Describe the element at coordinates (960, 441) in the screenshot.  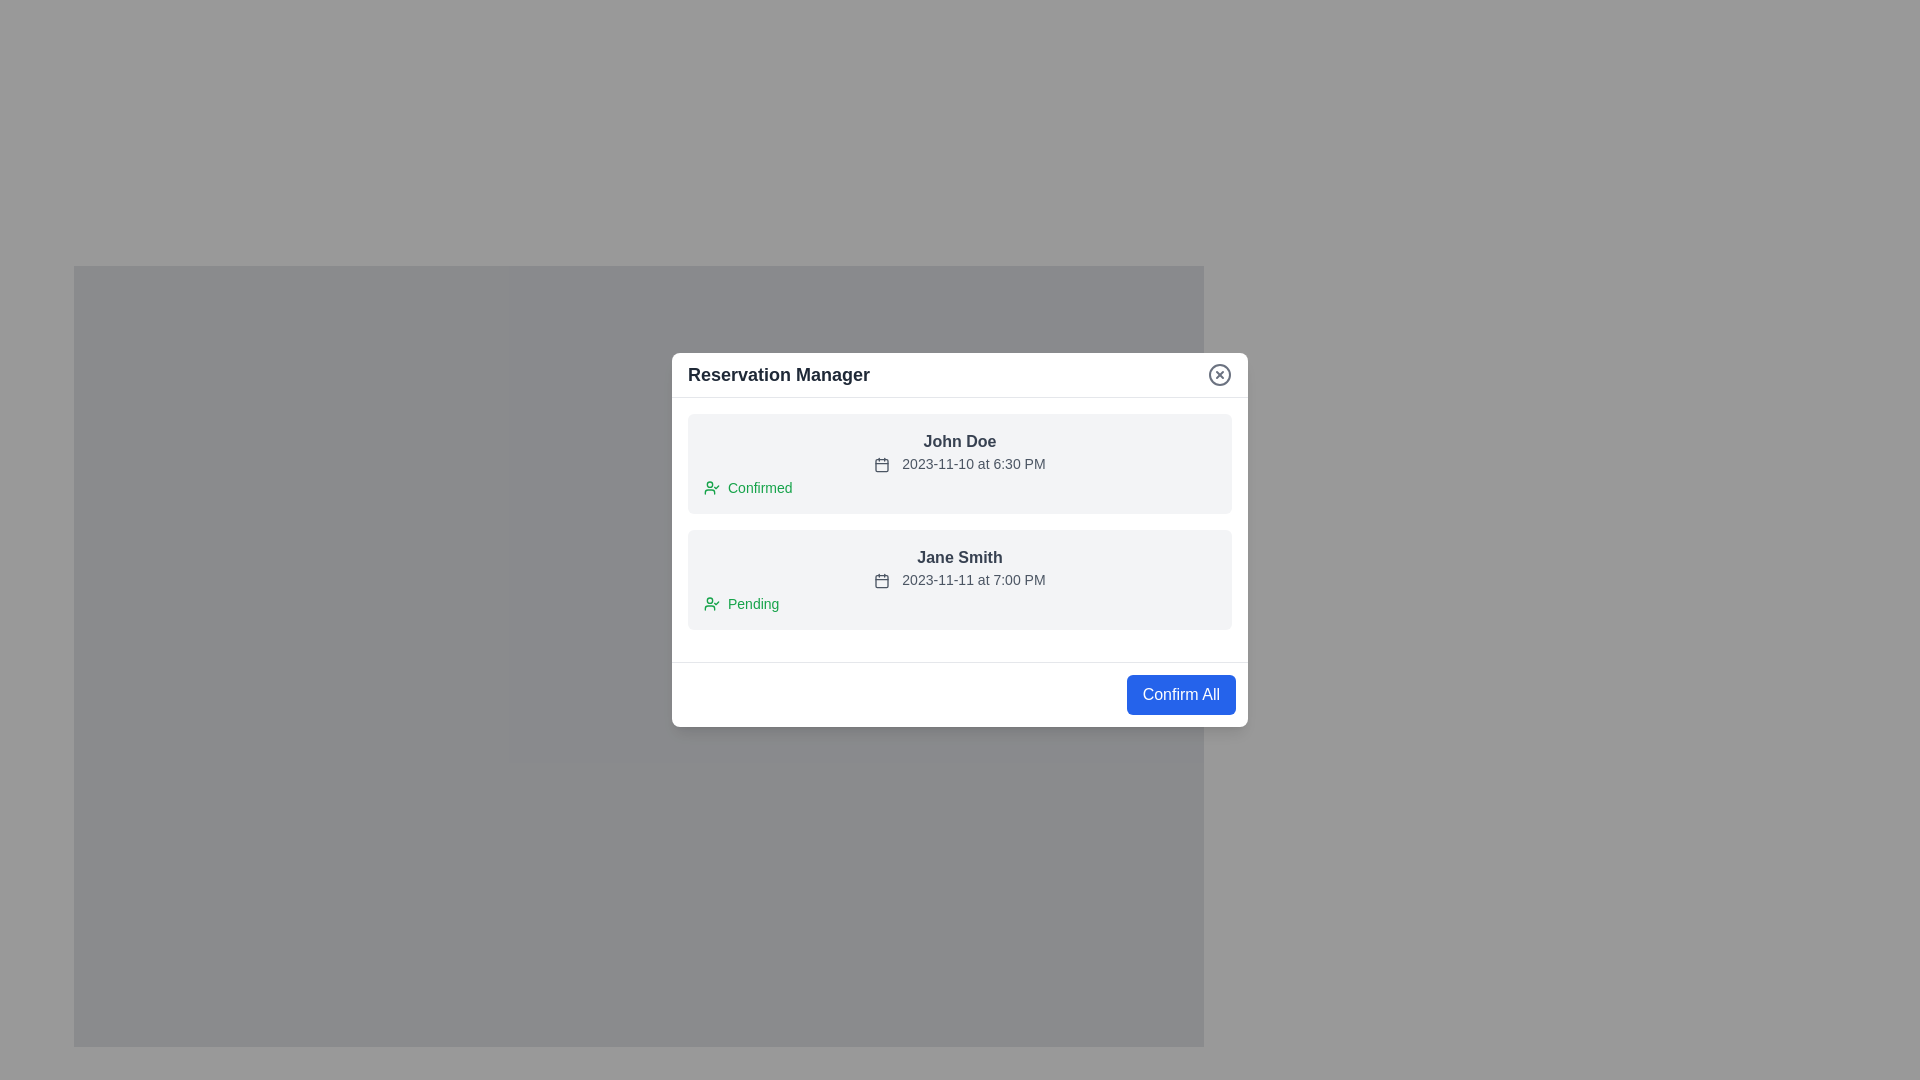
I see `the text label displaying 'John Doe' in bold gray font at the top of the reservation card in the 'Reservation Manager' interface` at that location.